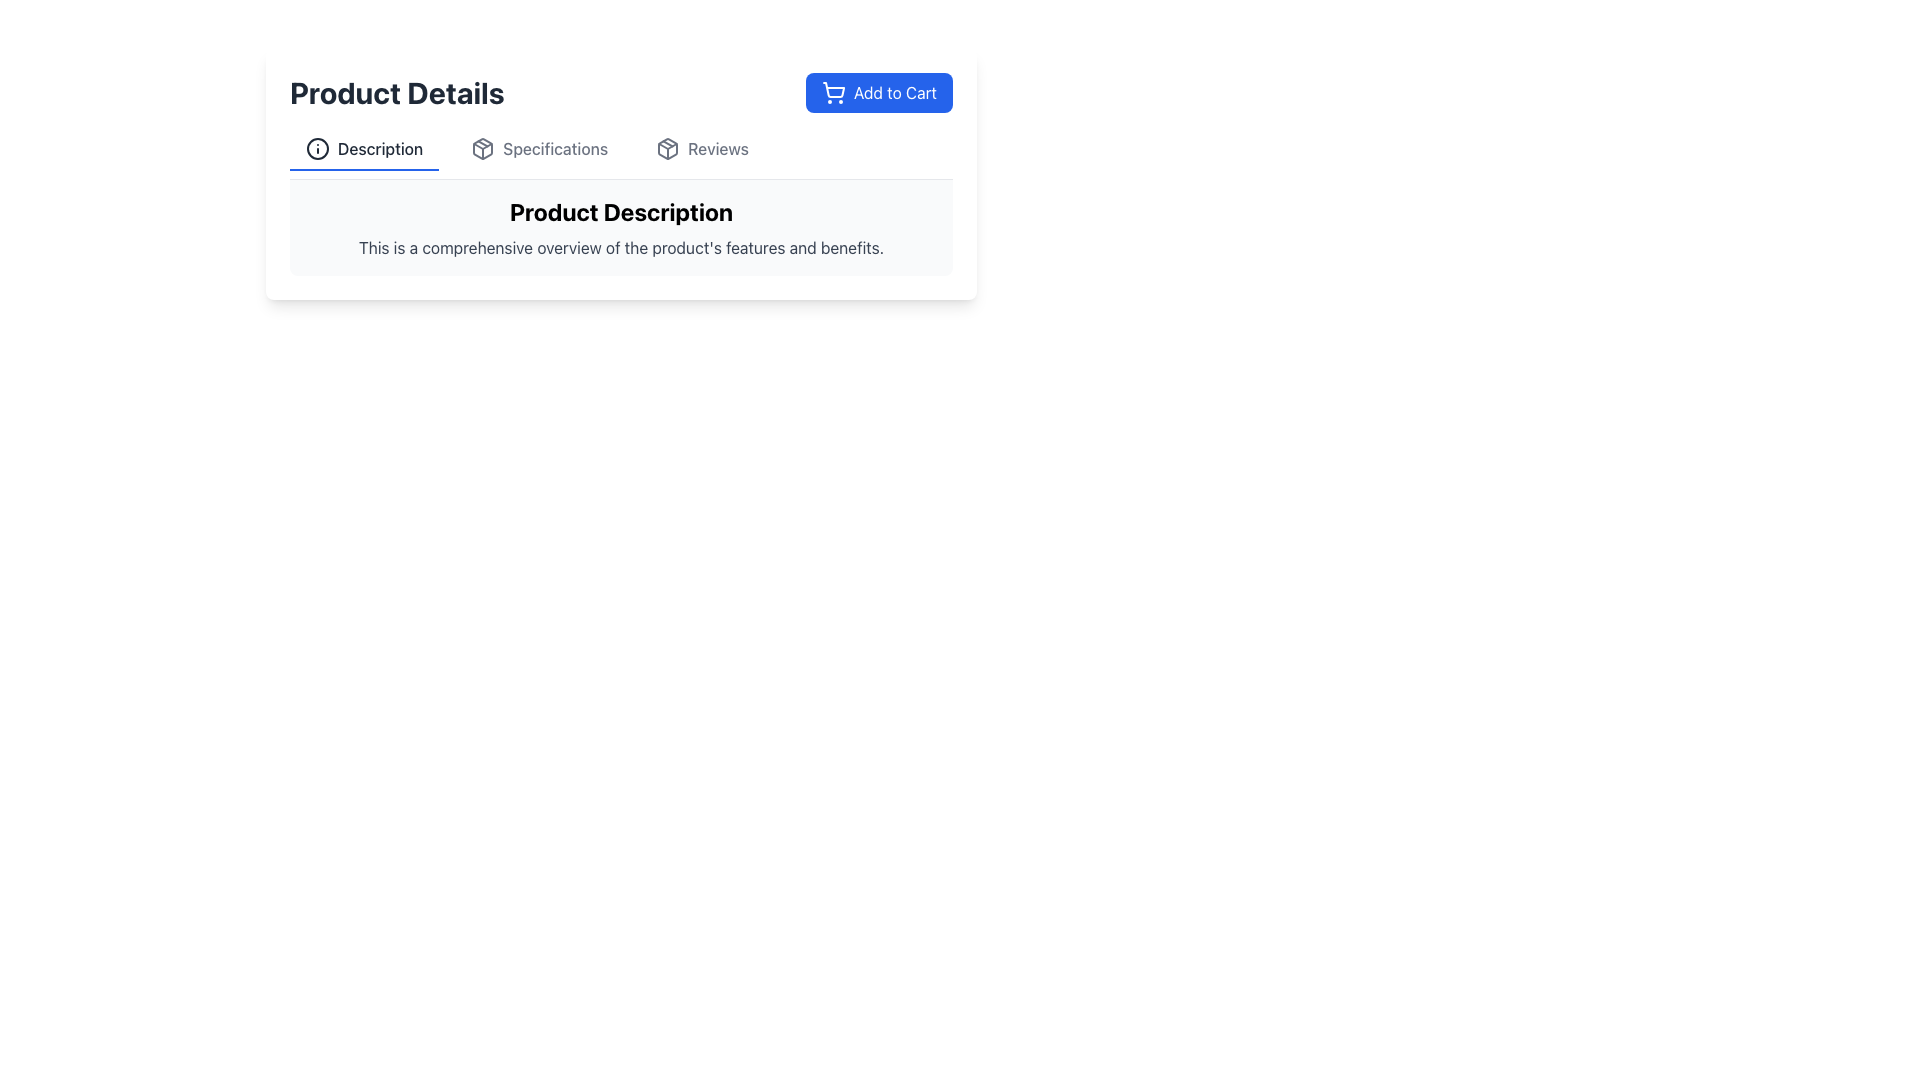  Describe the element at coordinates (316, 148) in the screenshot. I see `the SVG circle element with a black outline in the 'Description' tab of the 'Product Details' section, which is part of an information icon` at that location.